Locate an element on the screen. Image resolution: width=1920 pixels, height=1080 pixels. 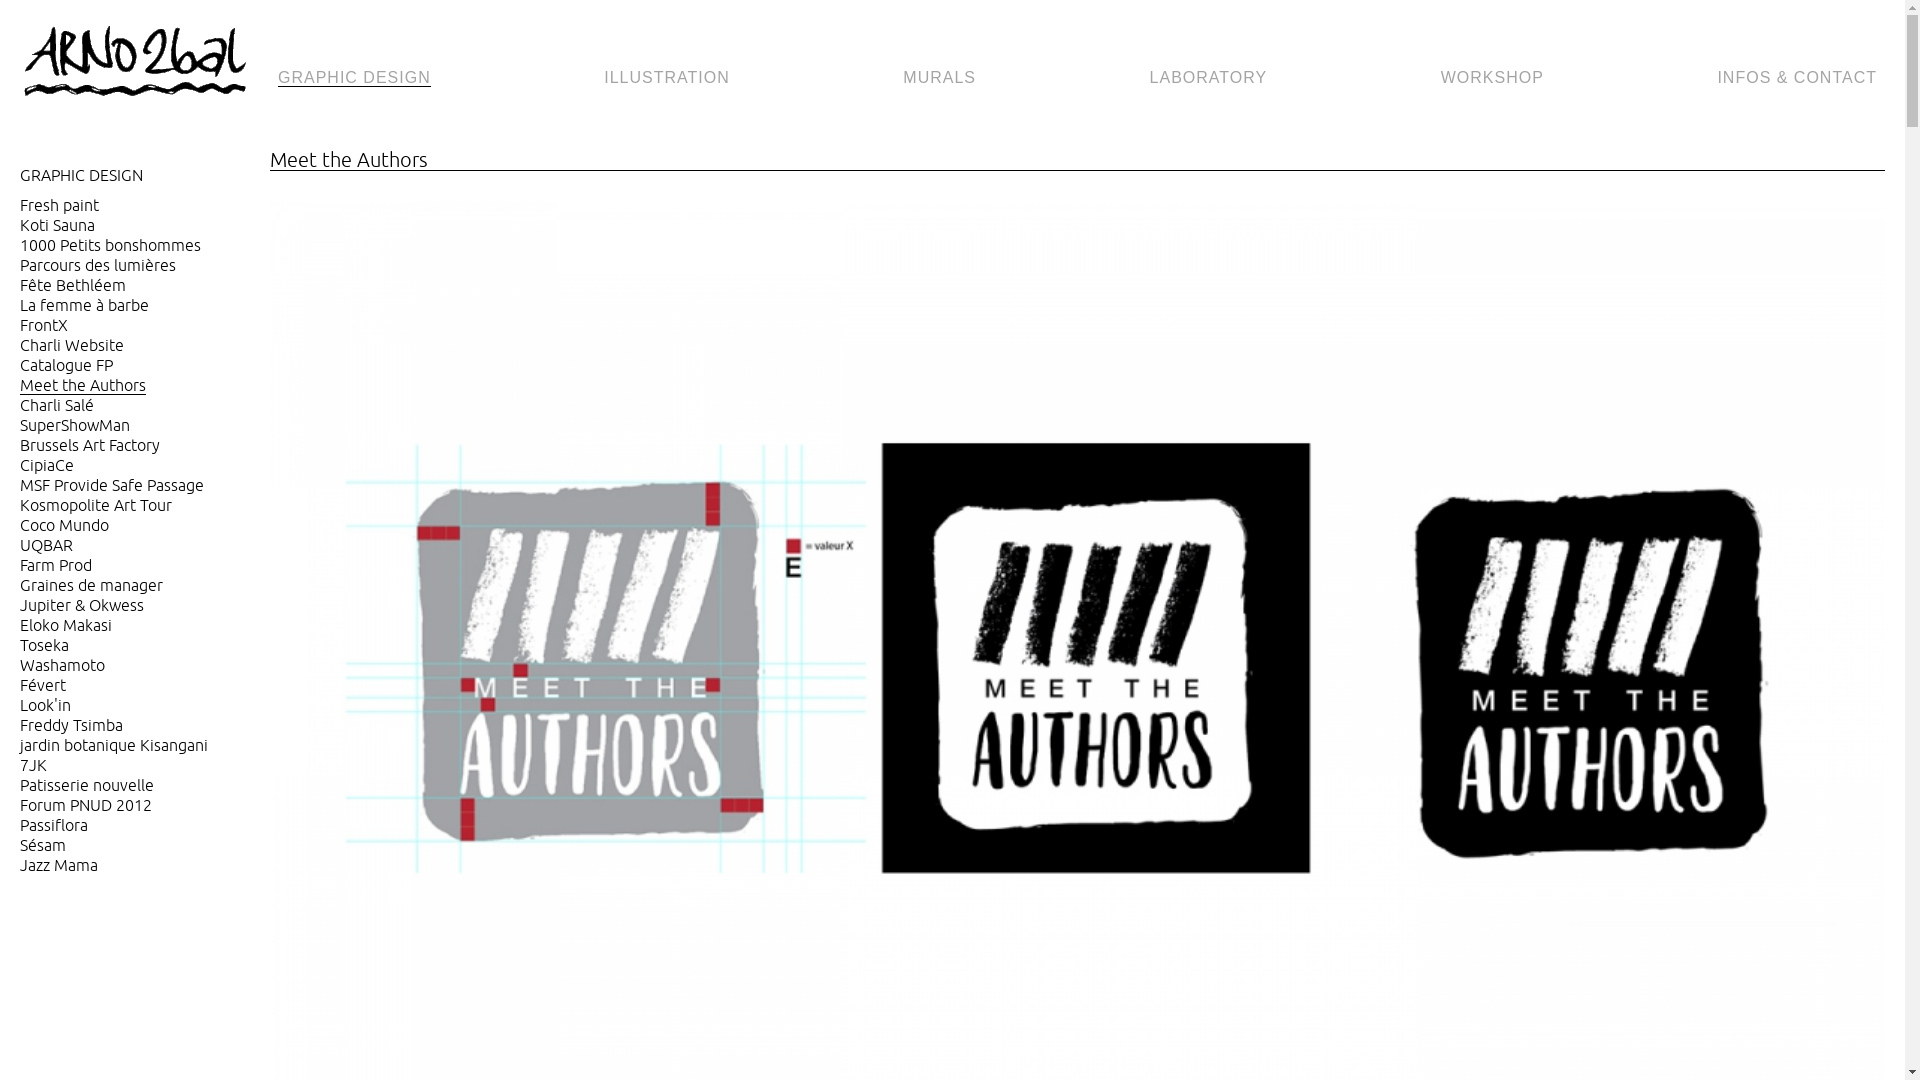
'Coco Mundo' is located at coordinates (19, 524).